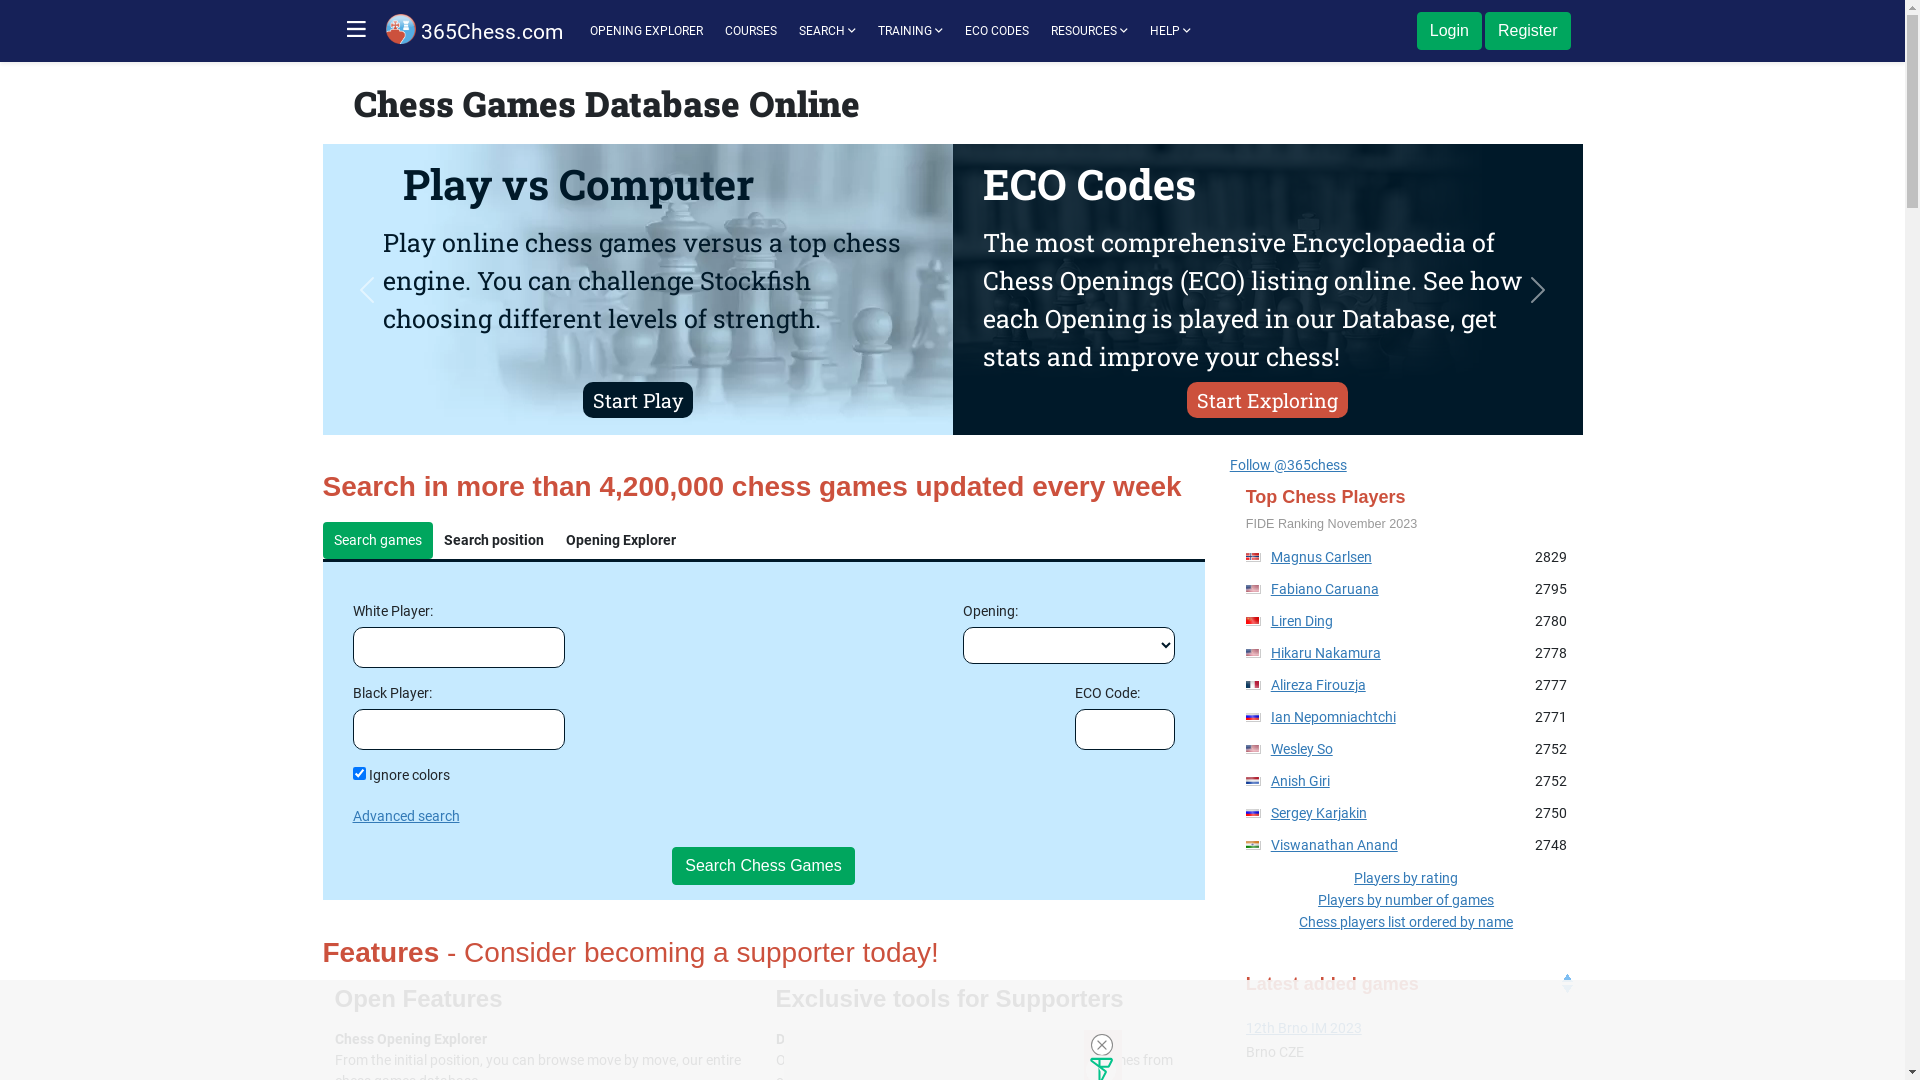 The image size is (1920, 1080). I want to click on 'Anish Giri', so click(1300, 779).